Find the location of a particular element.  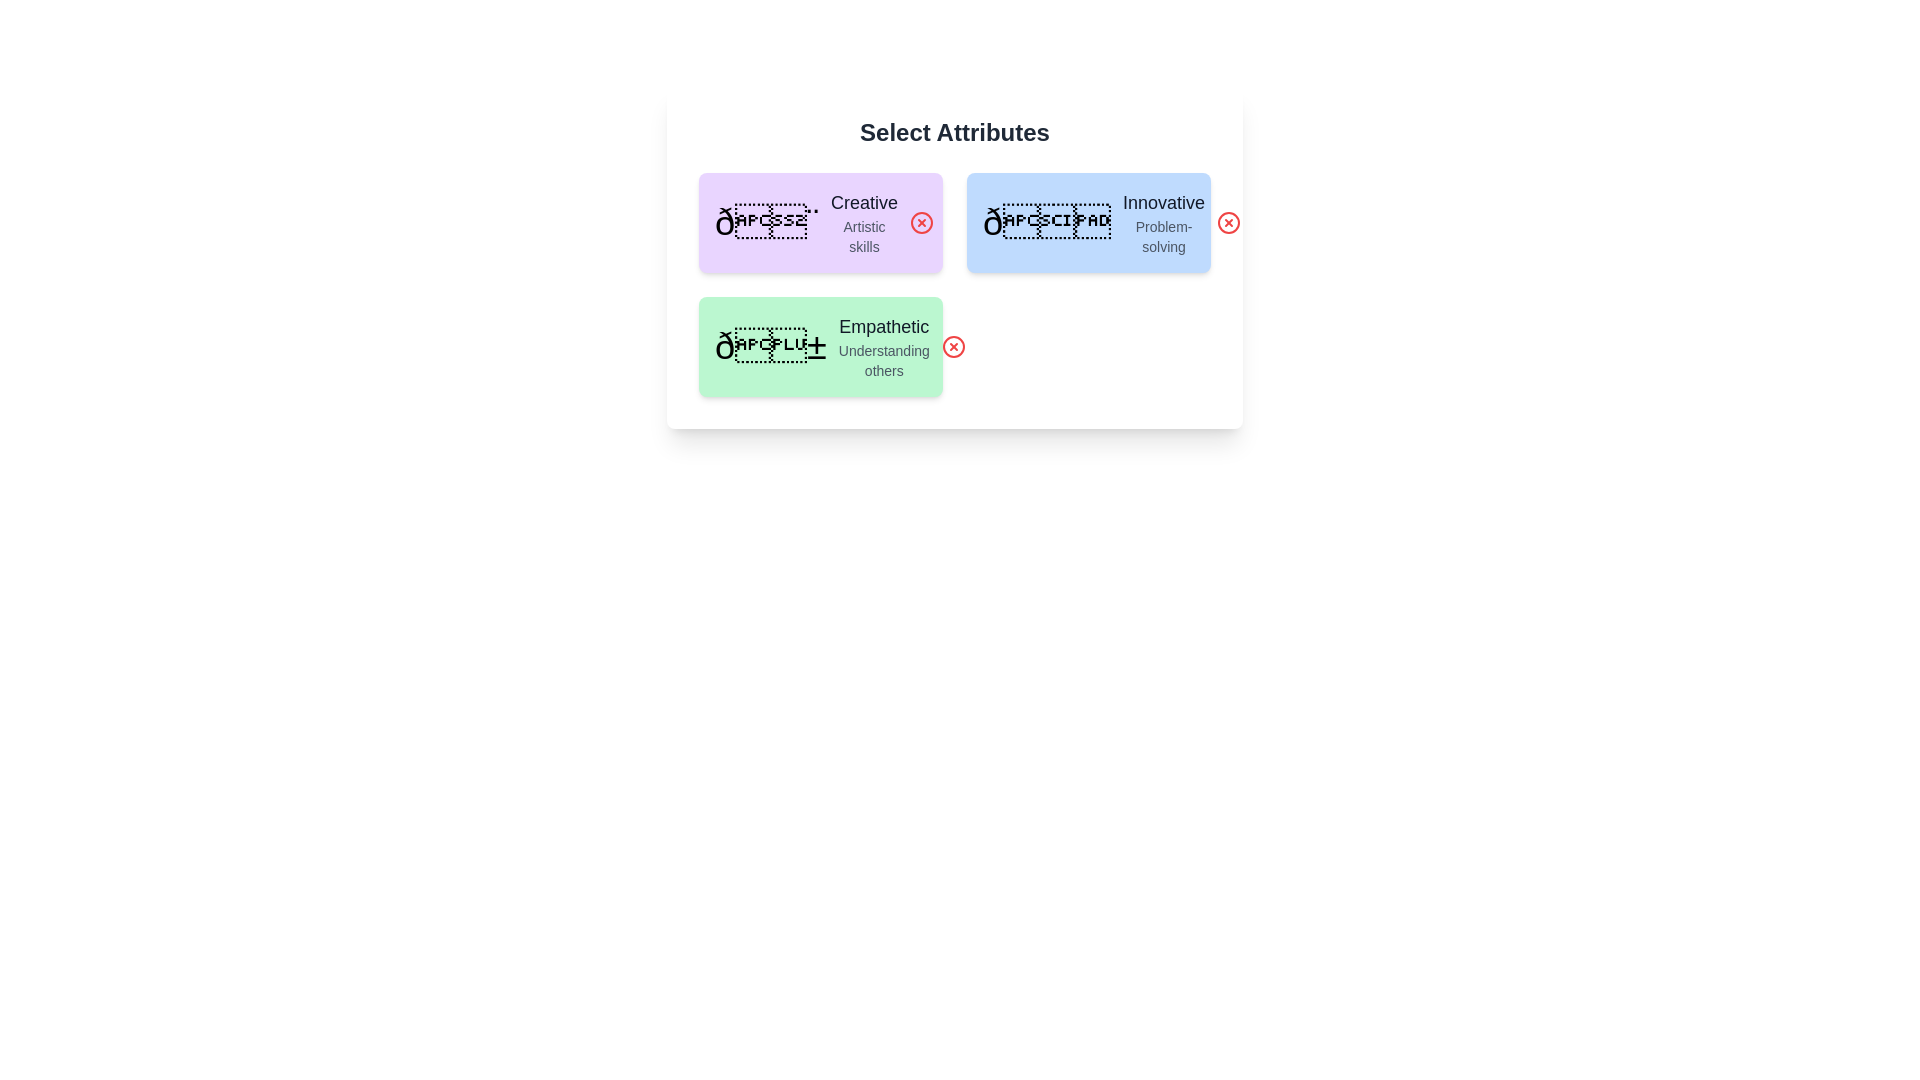

the attribute card labeled Creative is located at coordinates (820, 223).